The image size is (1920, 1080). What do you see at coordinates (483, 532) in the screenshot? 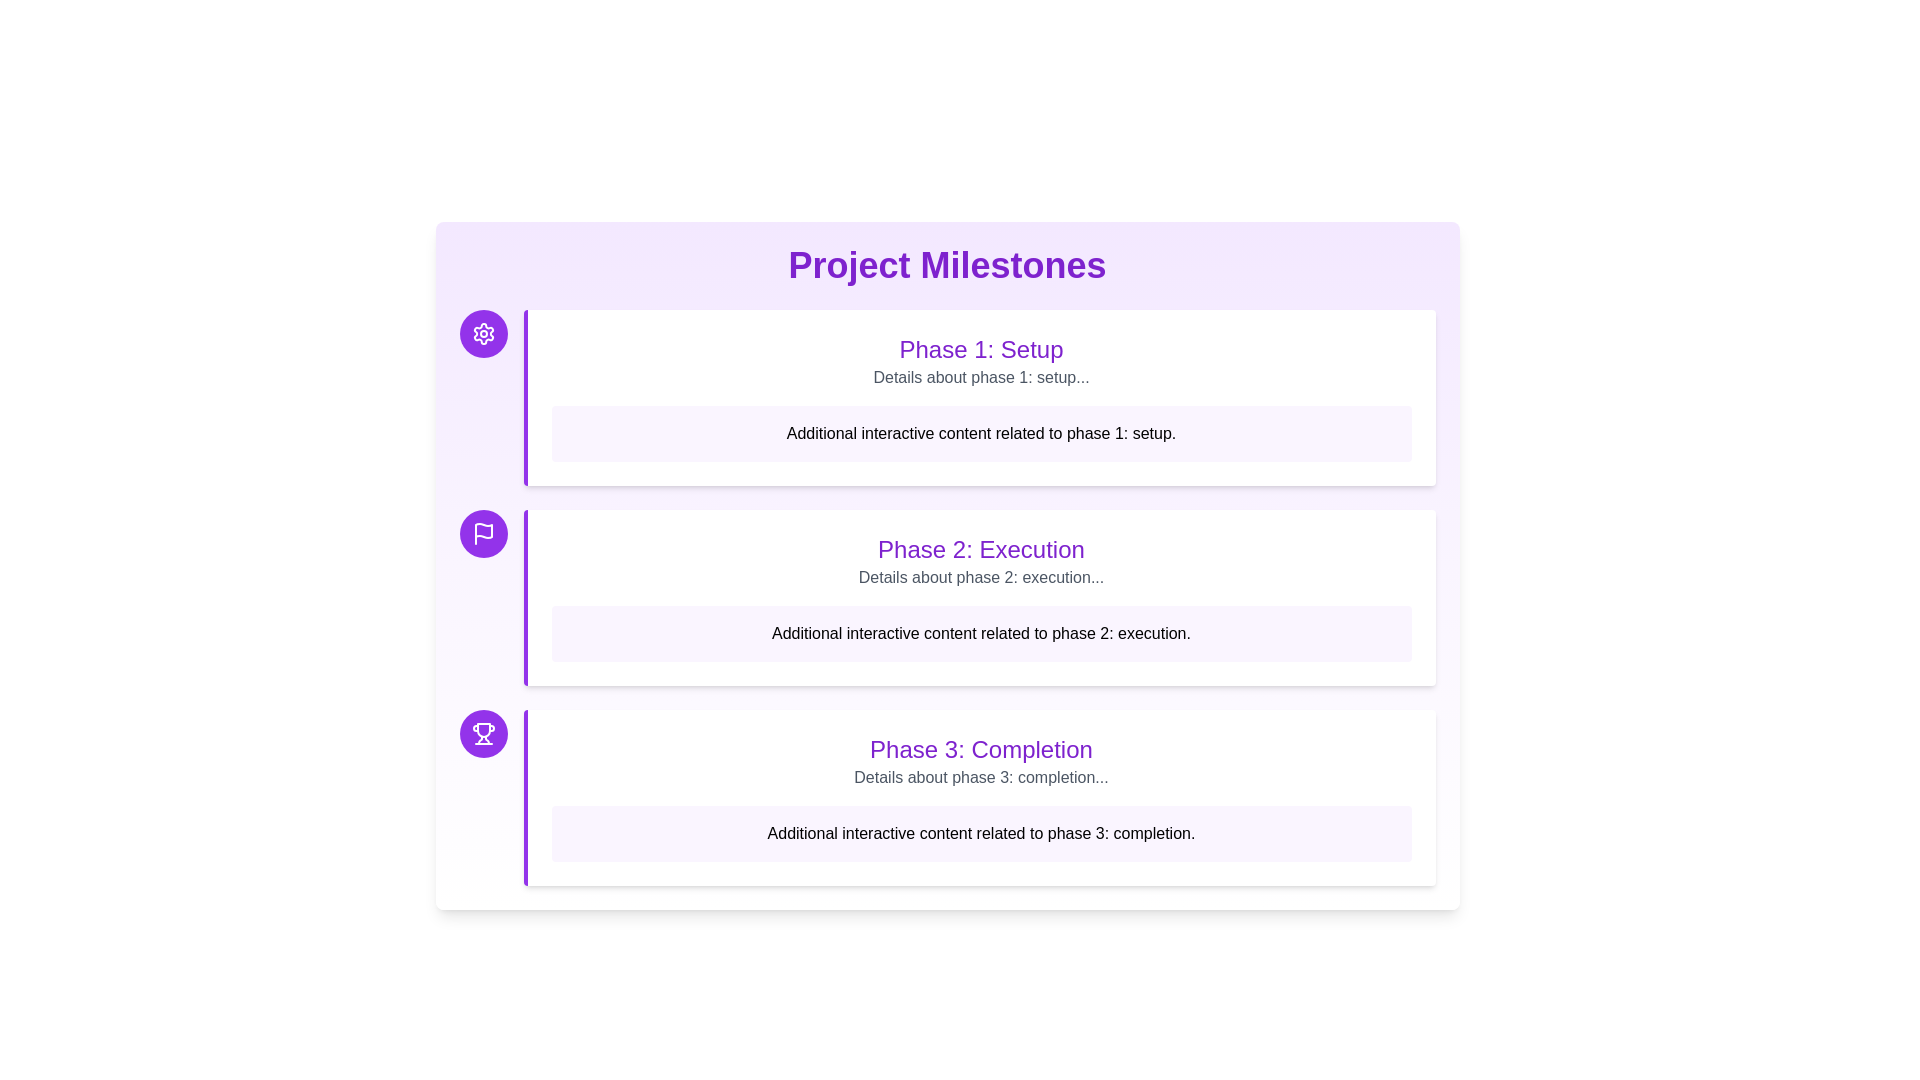
I see `the milestone icon located centrally within the circular purple background button, which is the second entry in the vertical layout of steps` at bounding box center [483, 532].